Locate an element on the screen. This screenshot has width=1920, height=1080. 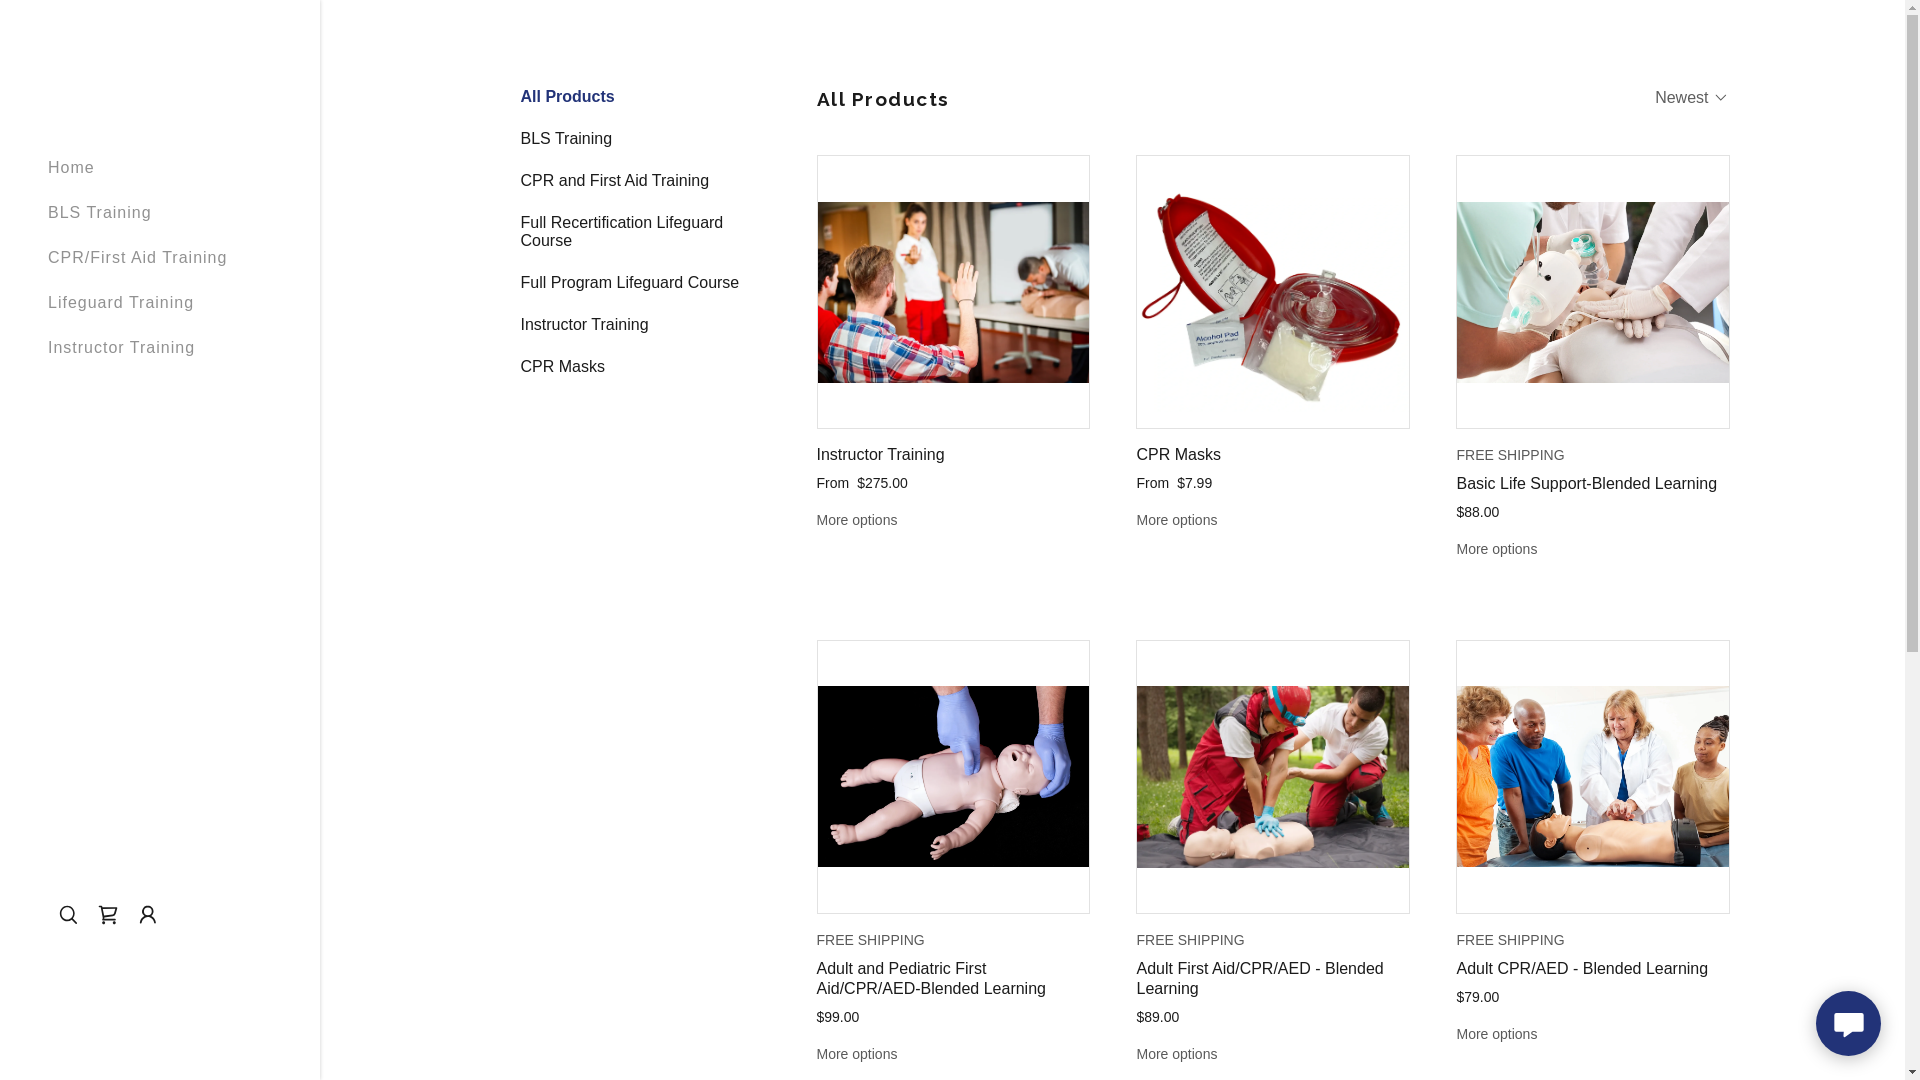
'CPR and First Aid Training' is located at coordinates (631, 181).